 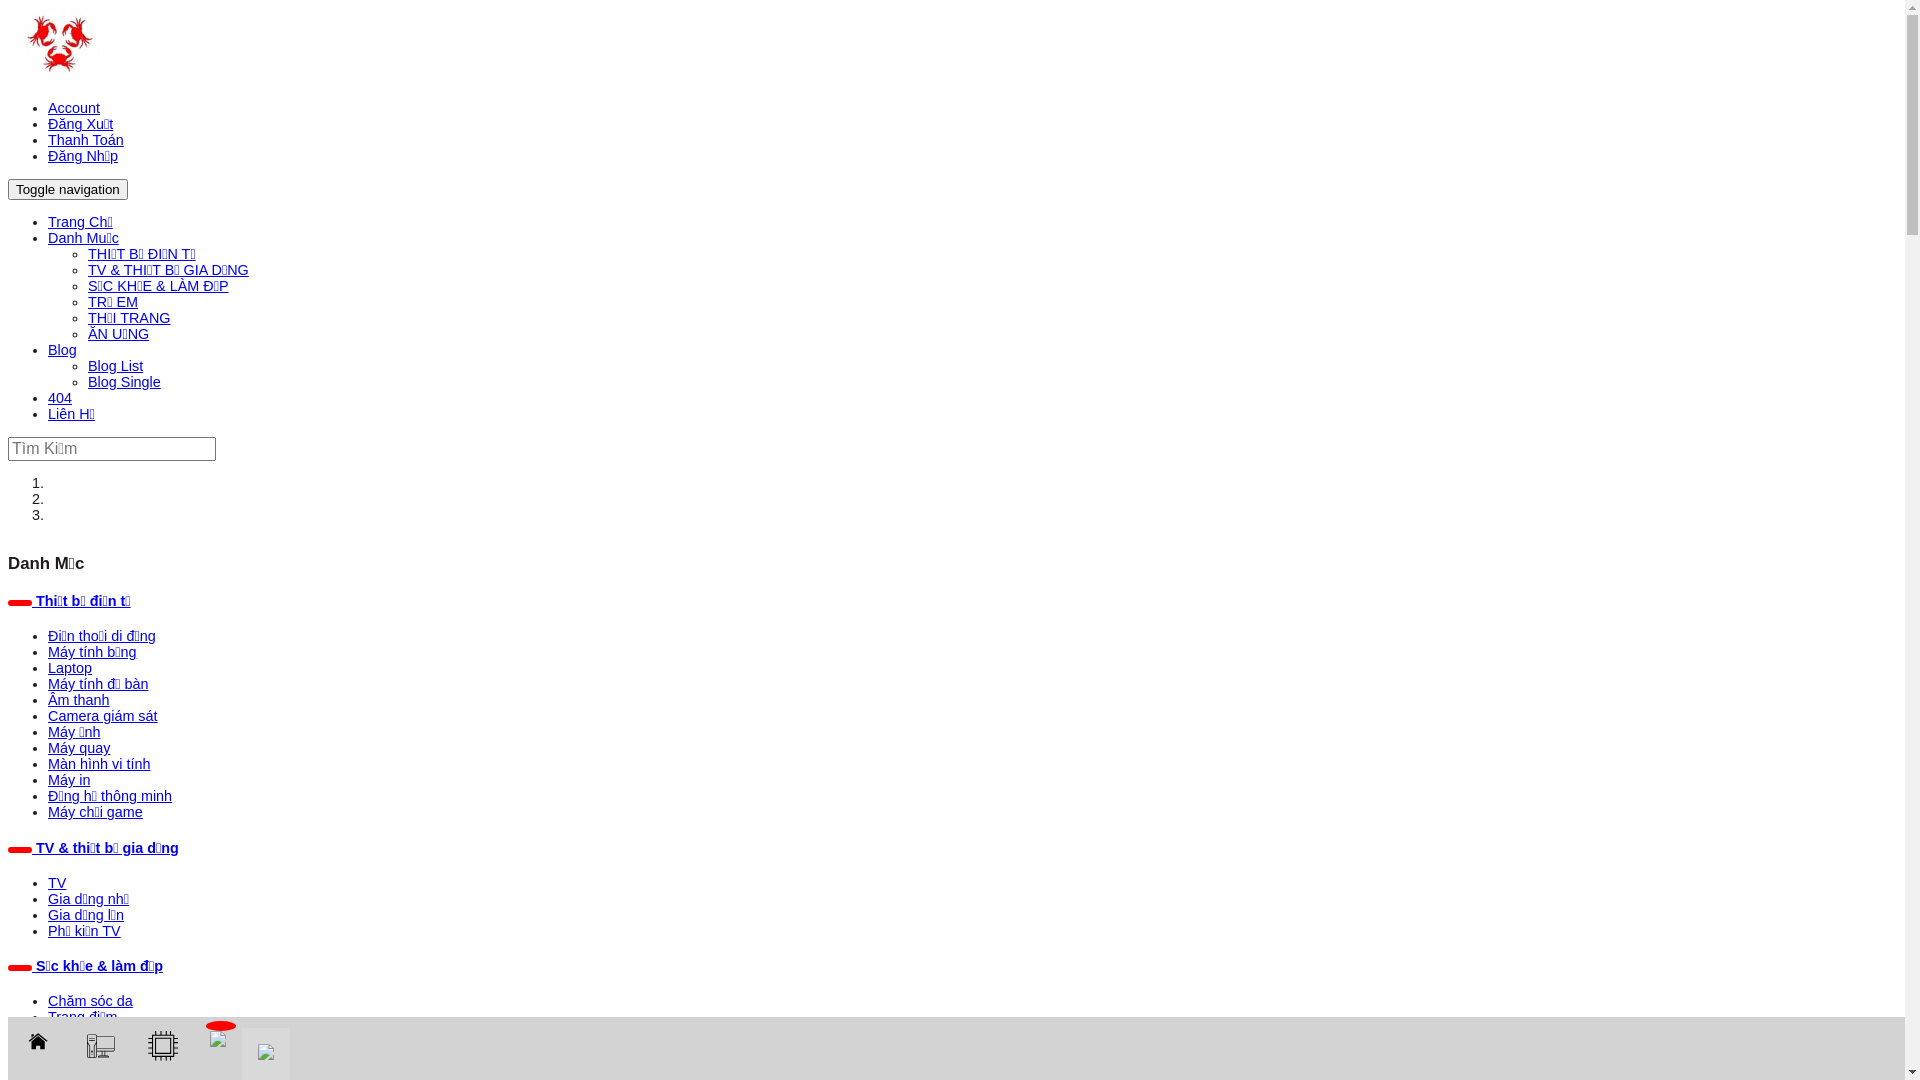 I want to click on 'TV', so click(x=57, y=882).